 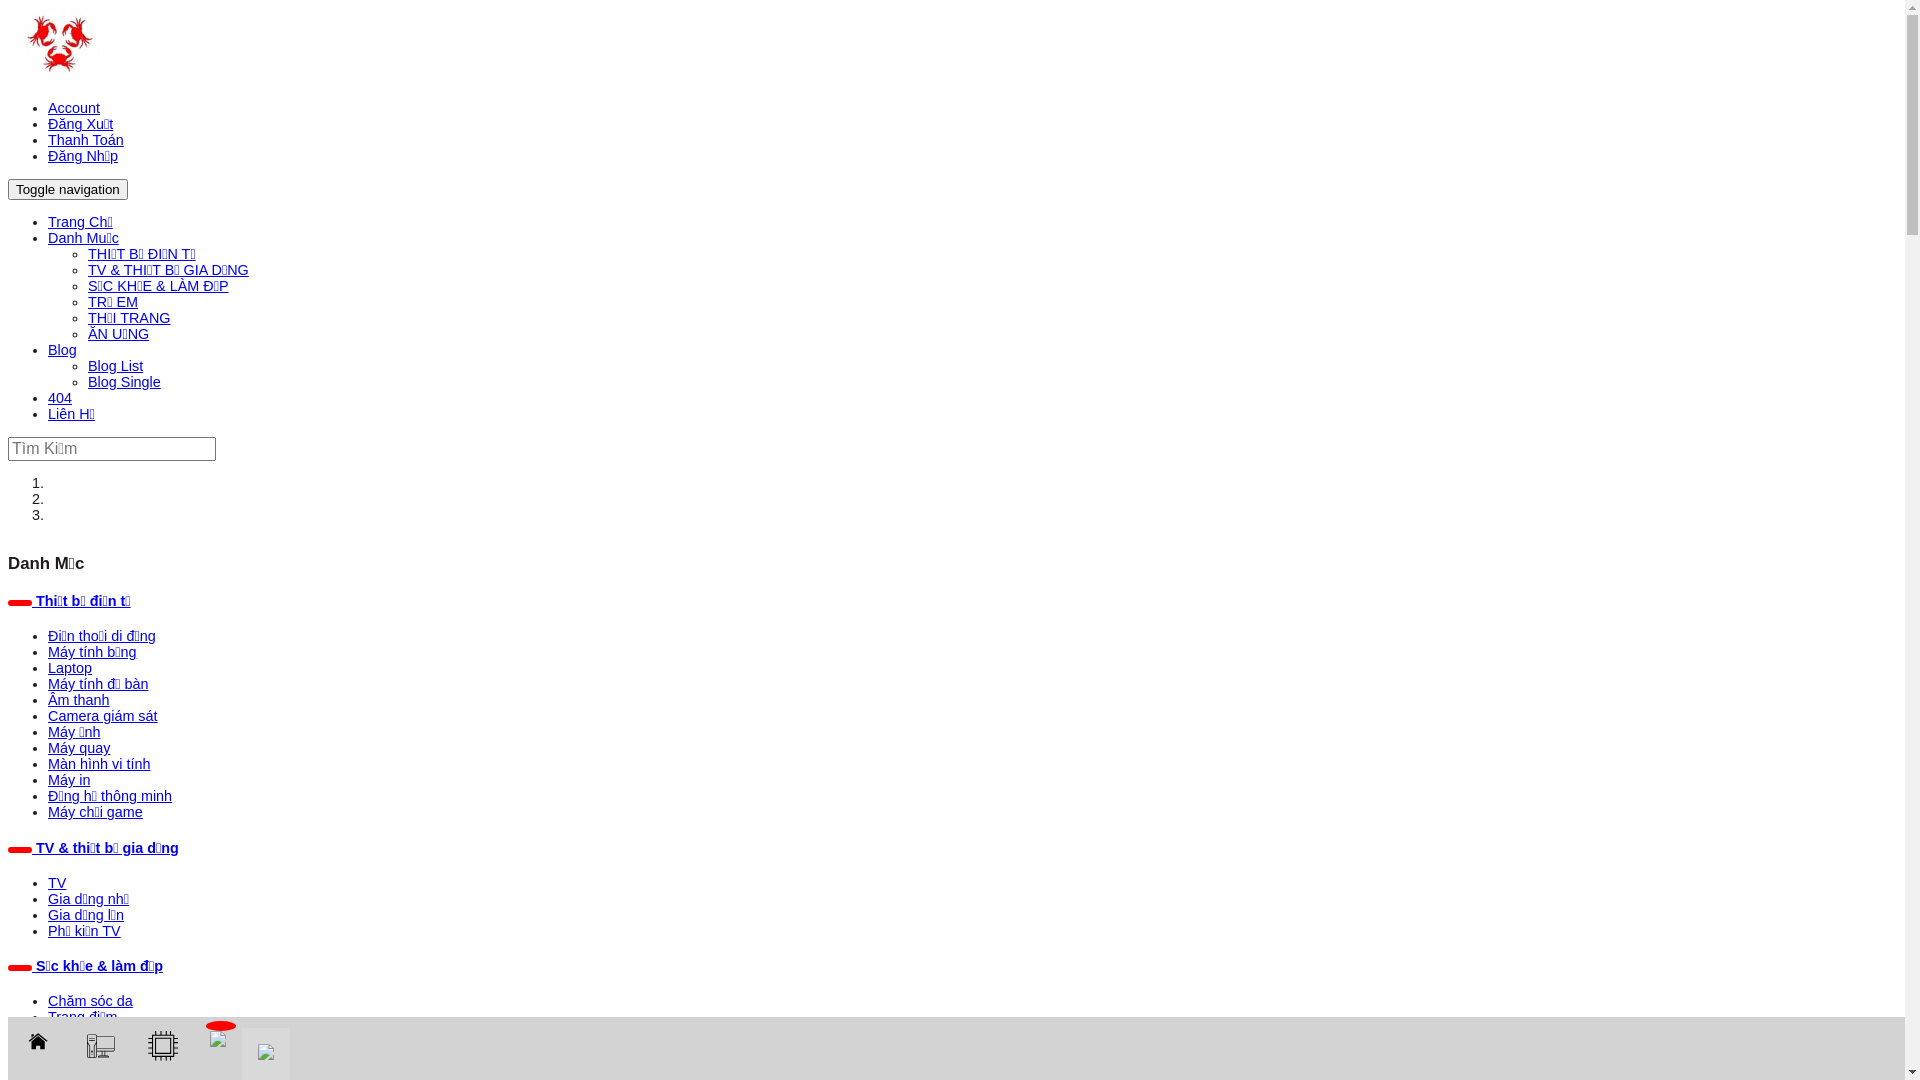 I want to click on 'TV', so click(x=57, y=882).